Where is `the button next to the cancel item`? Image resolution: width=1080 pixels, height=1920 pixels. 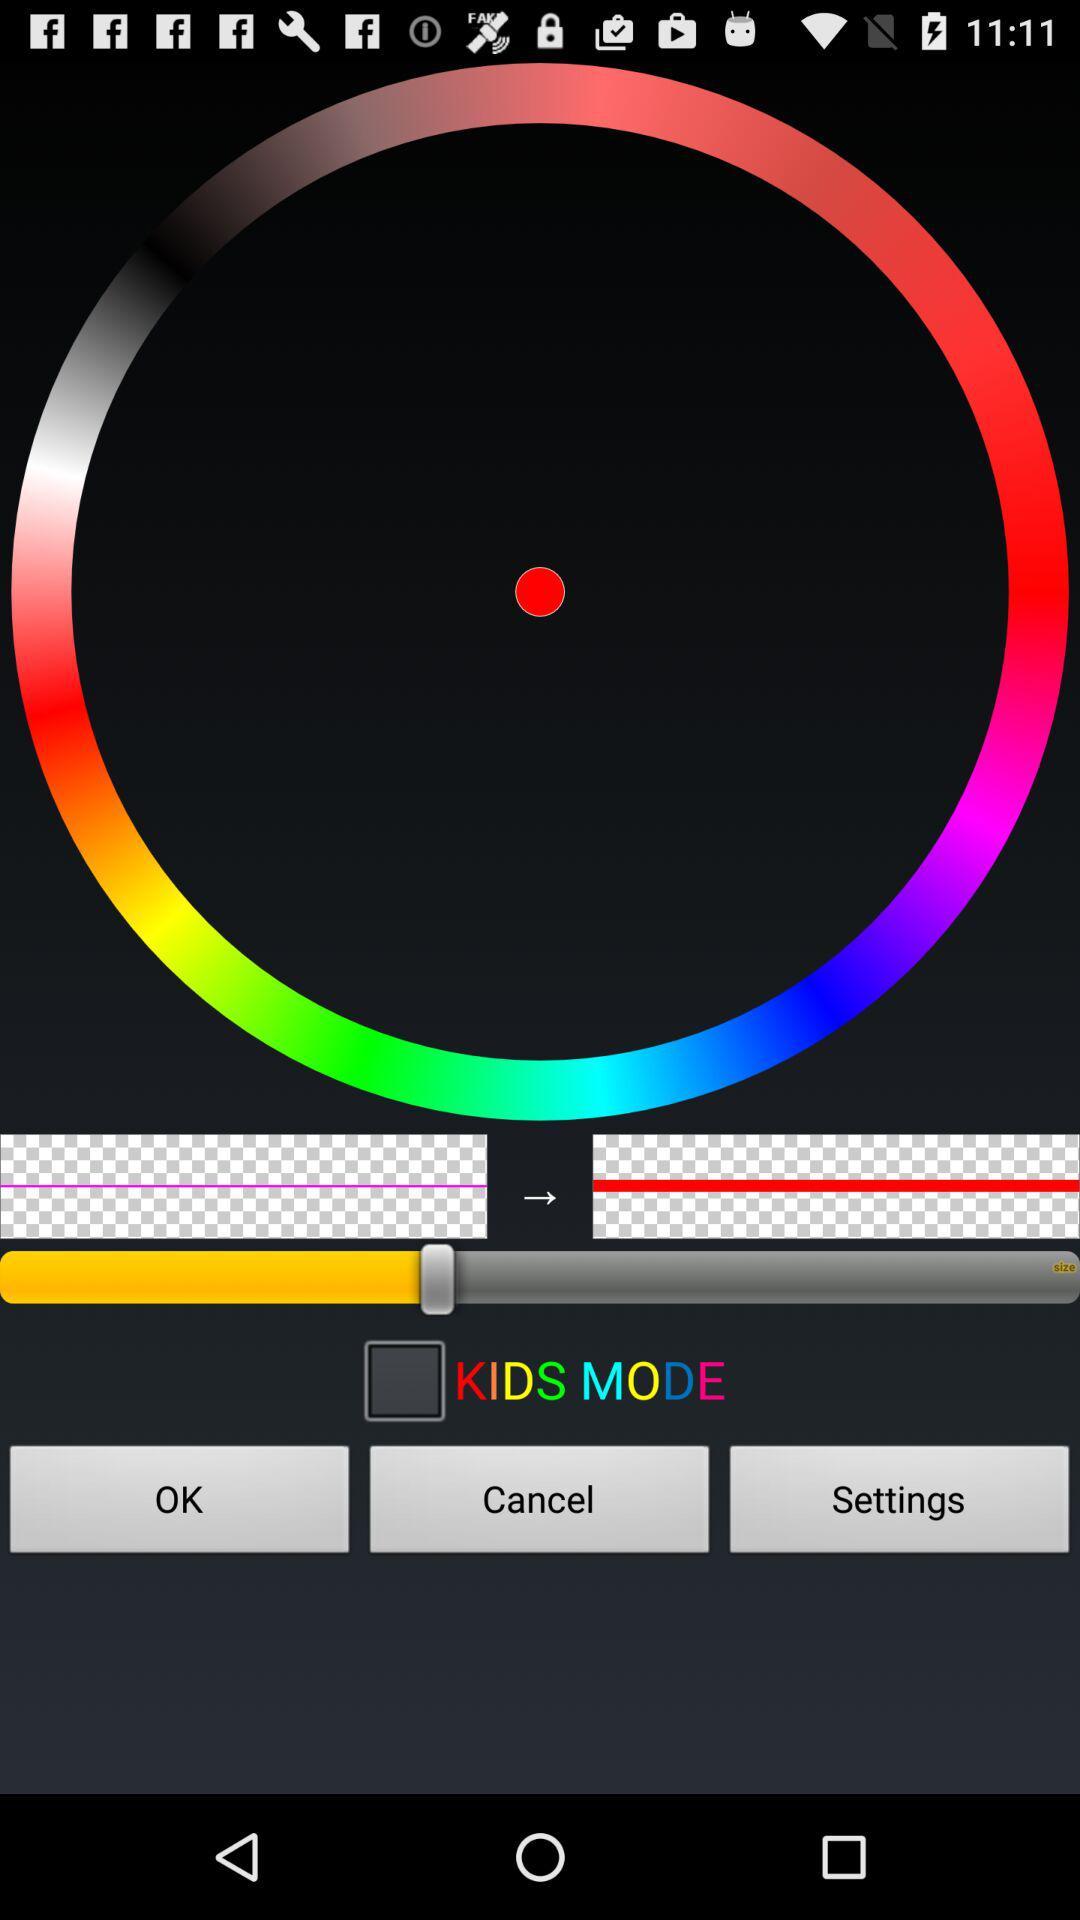
the button next to the cancel item is located at coordinates (180, 1505).